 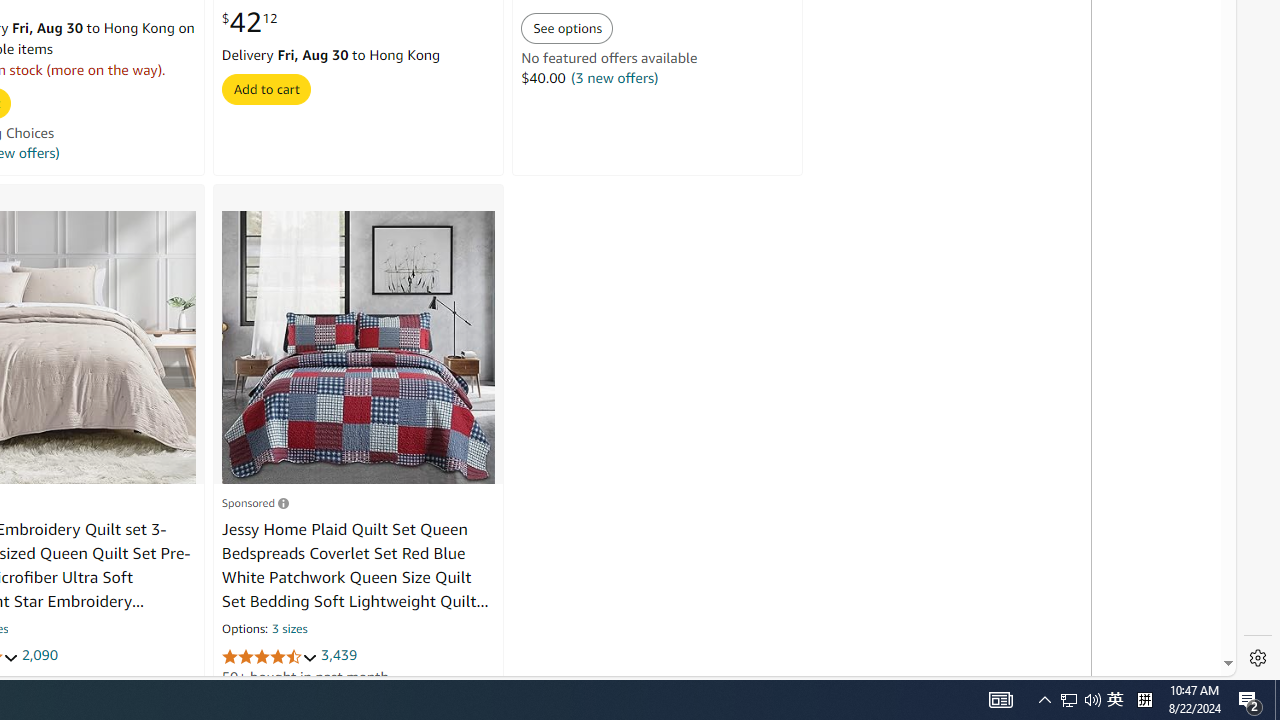 What do you see at coordinates (248, 23) in the screenshot?
I see `'$42.12'` at bounding box center [248, 23].